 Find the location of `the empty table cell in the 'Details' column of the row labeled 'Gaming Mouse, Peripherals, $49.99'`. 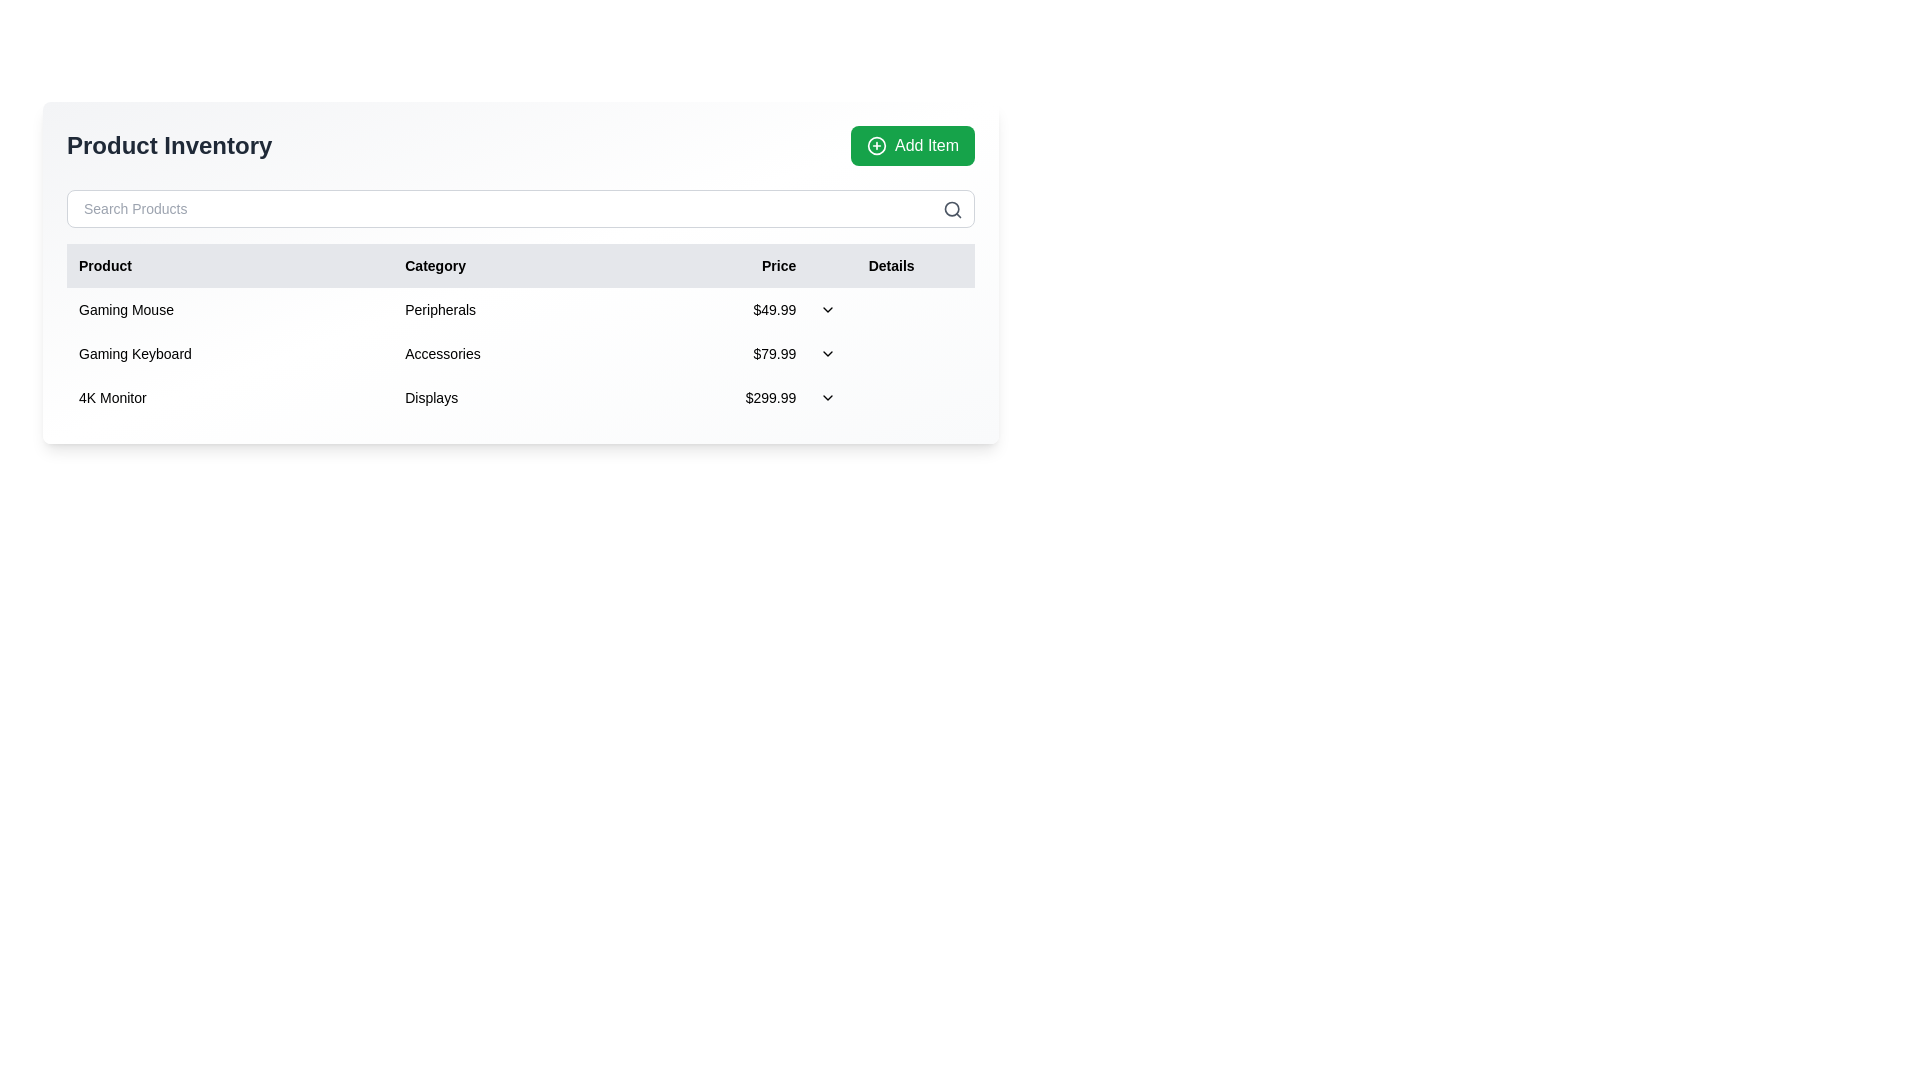

the empty table cell in the 'Details' column of the row labeled 'Gaming Mouse, Peripherals, $49.99' is located at coordinates (890, 309).